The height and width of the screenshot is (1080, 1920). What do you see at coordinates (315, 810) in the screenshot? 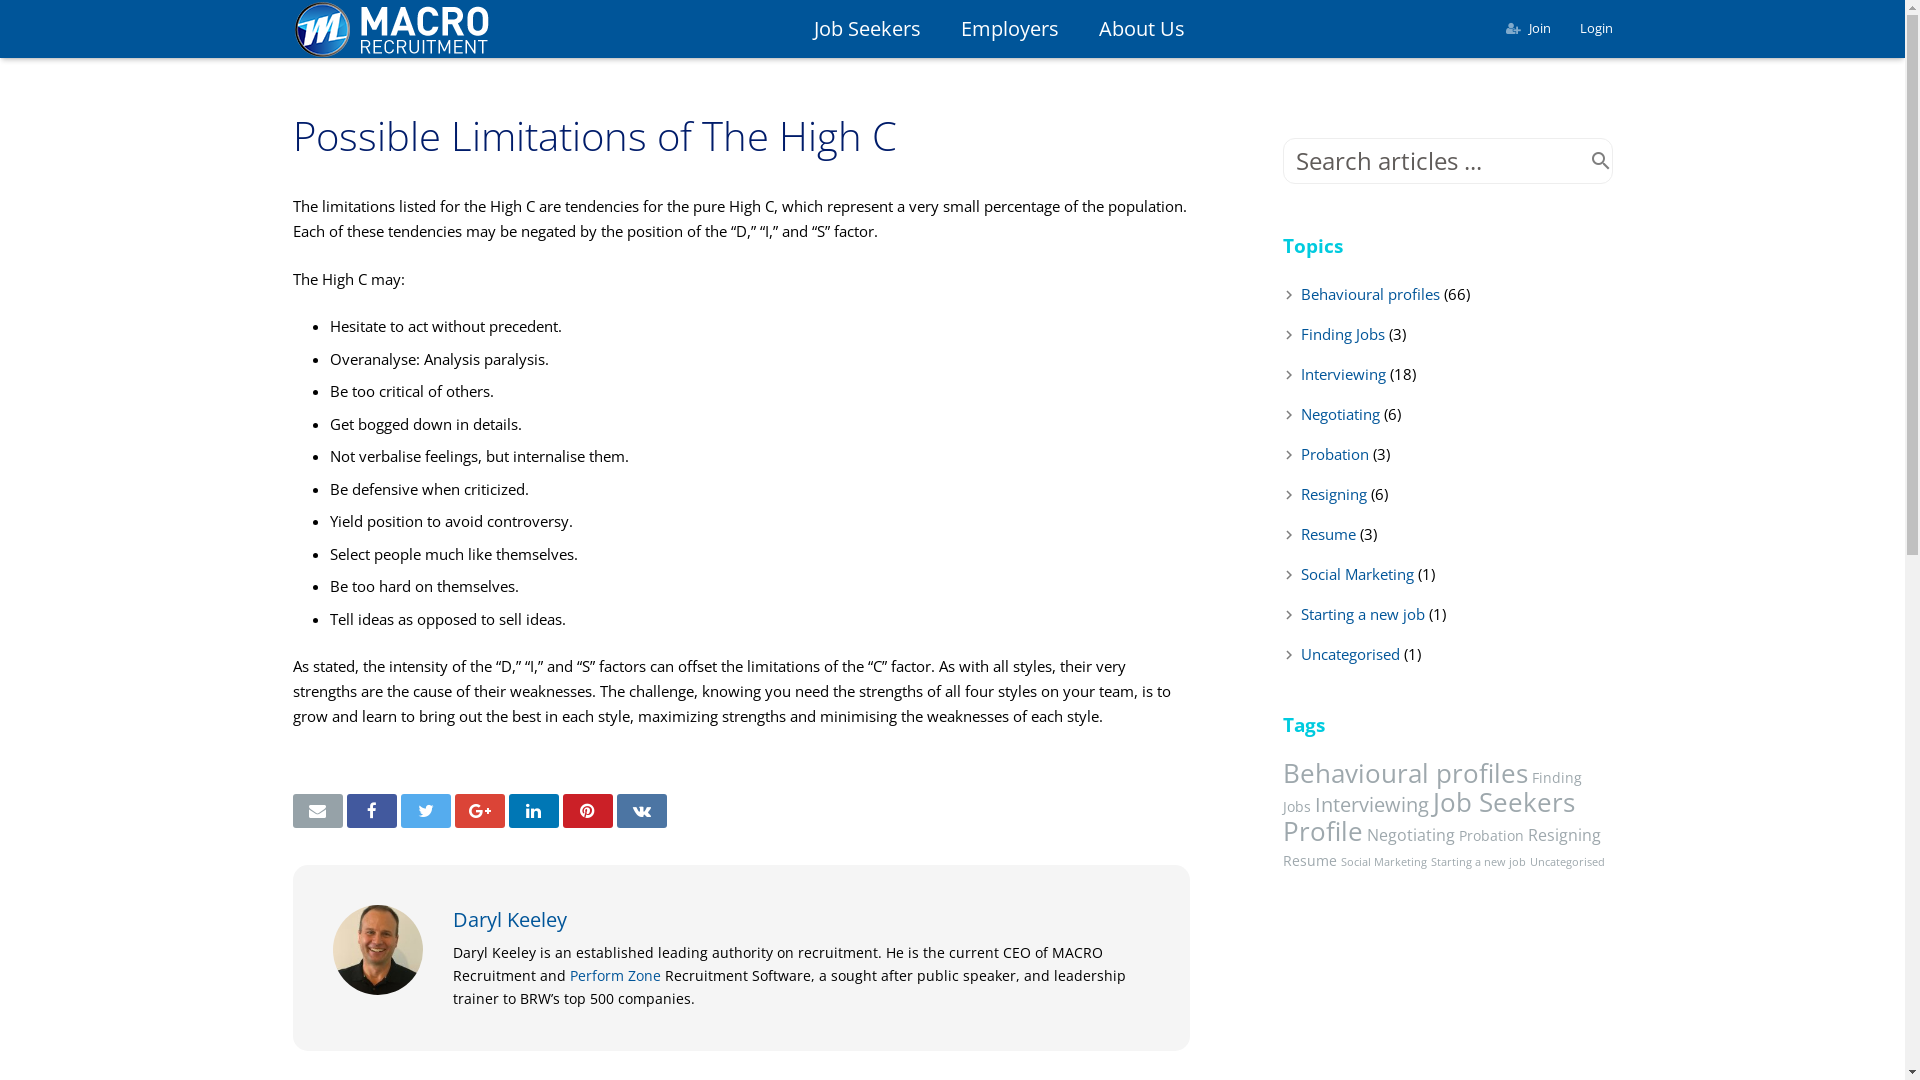
I see `'Email this'` at bounding box center [315, 810].